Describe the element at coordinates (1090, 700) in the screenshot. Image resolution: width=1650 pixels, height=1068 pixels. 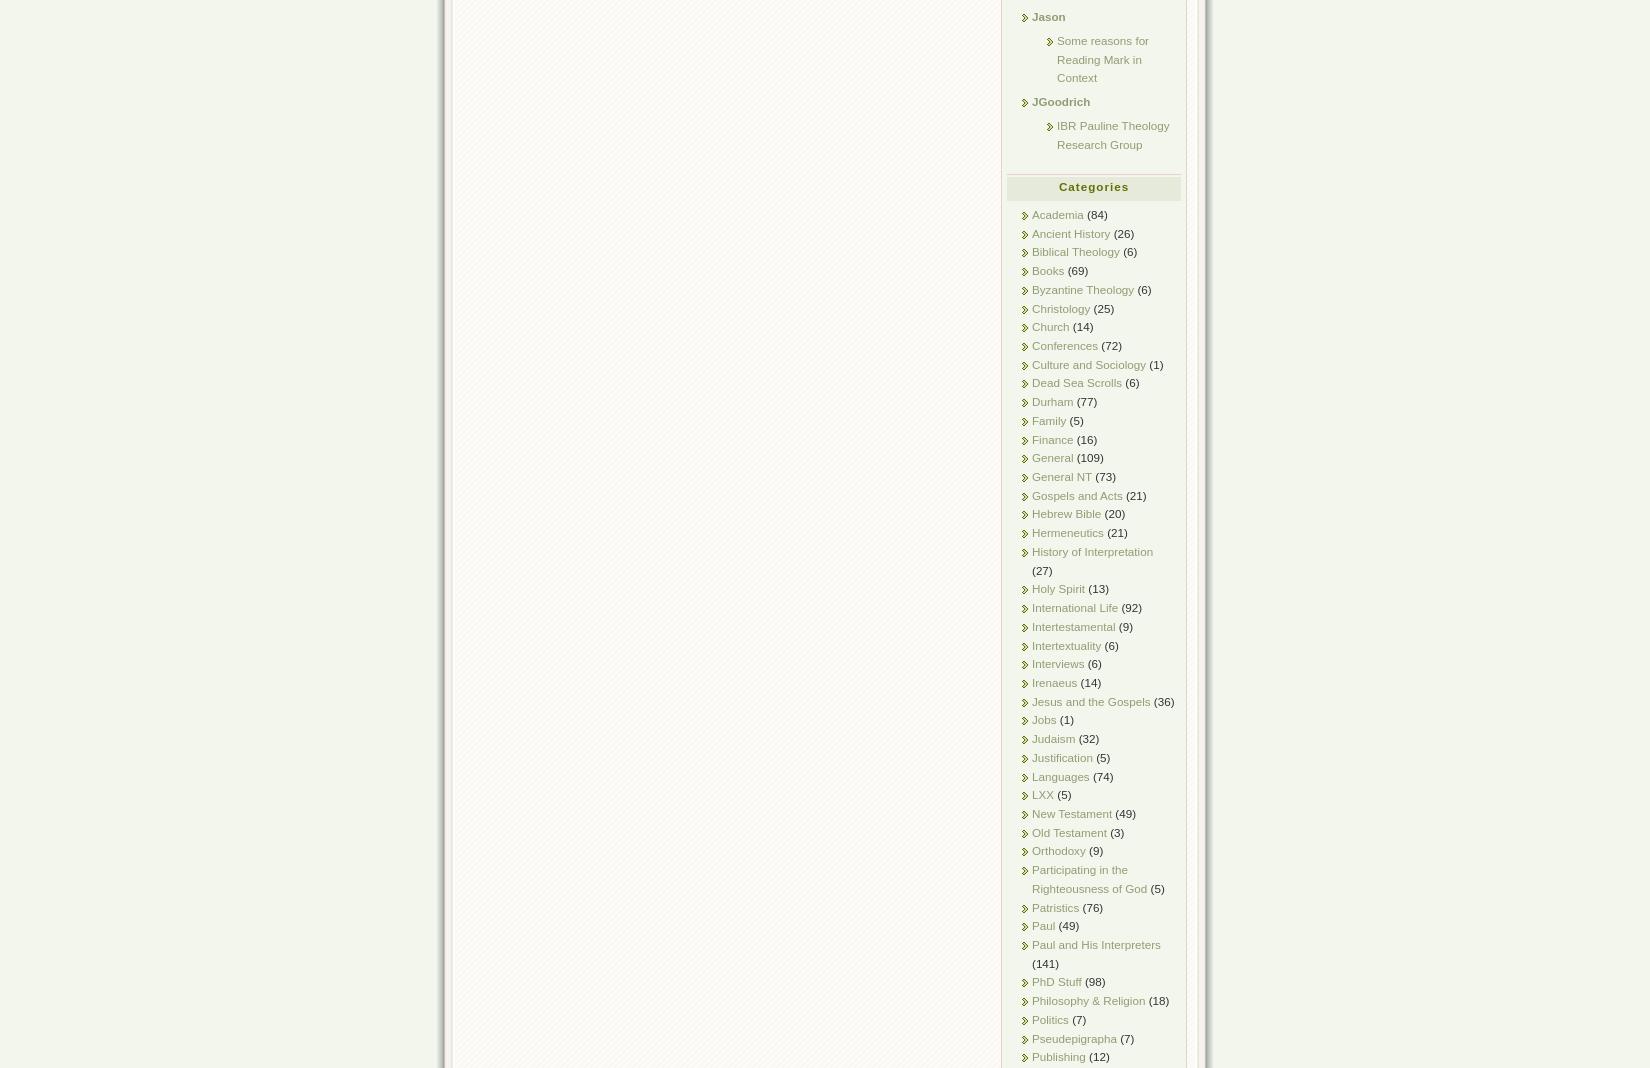
I see `'Jesus and the Gospels'` at that location.